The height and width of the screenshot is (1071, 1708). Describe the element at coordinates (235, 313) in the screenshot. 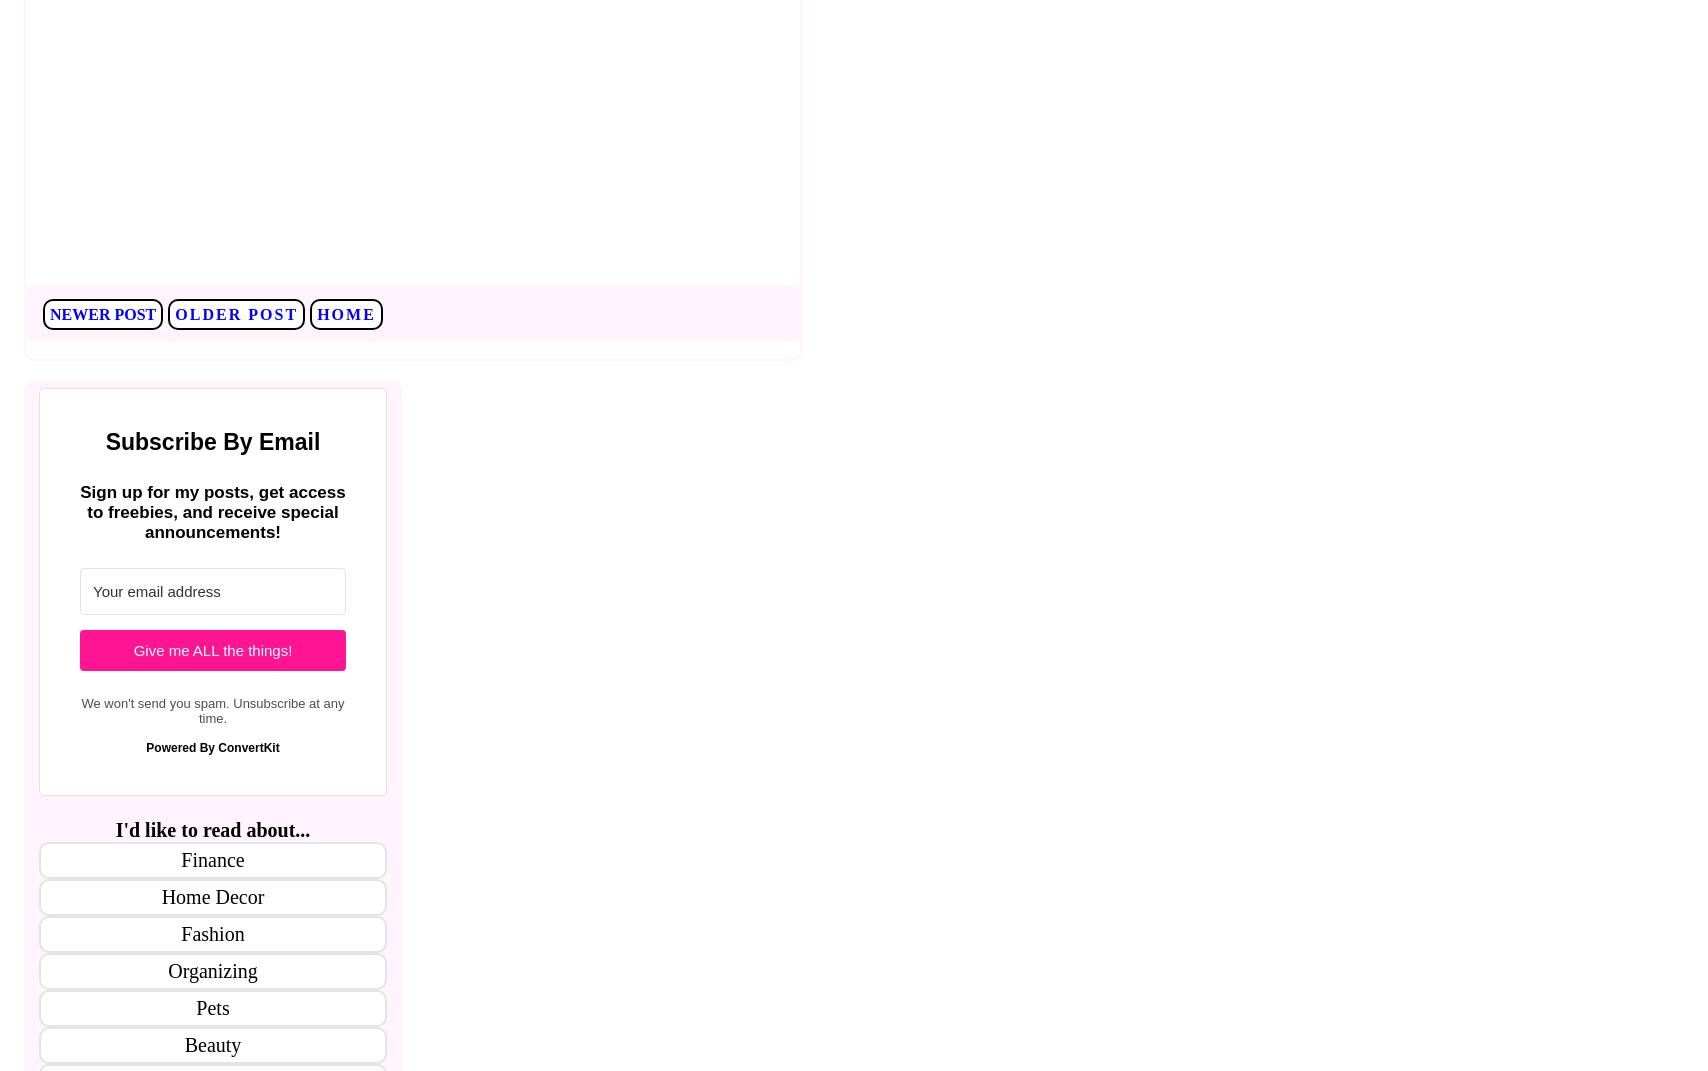

I see `'Older Post'` at that location.